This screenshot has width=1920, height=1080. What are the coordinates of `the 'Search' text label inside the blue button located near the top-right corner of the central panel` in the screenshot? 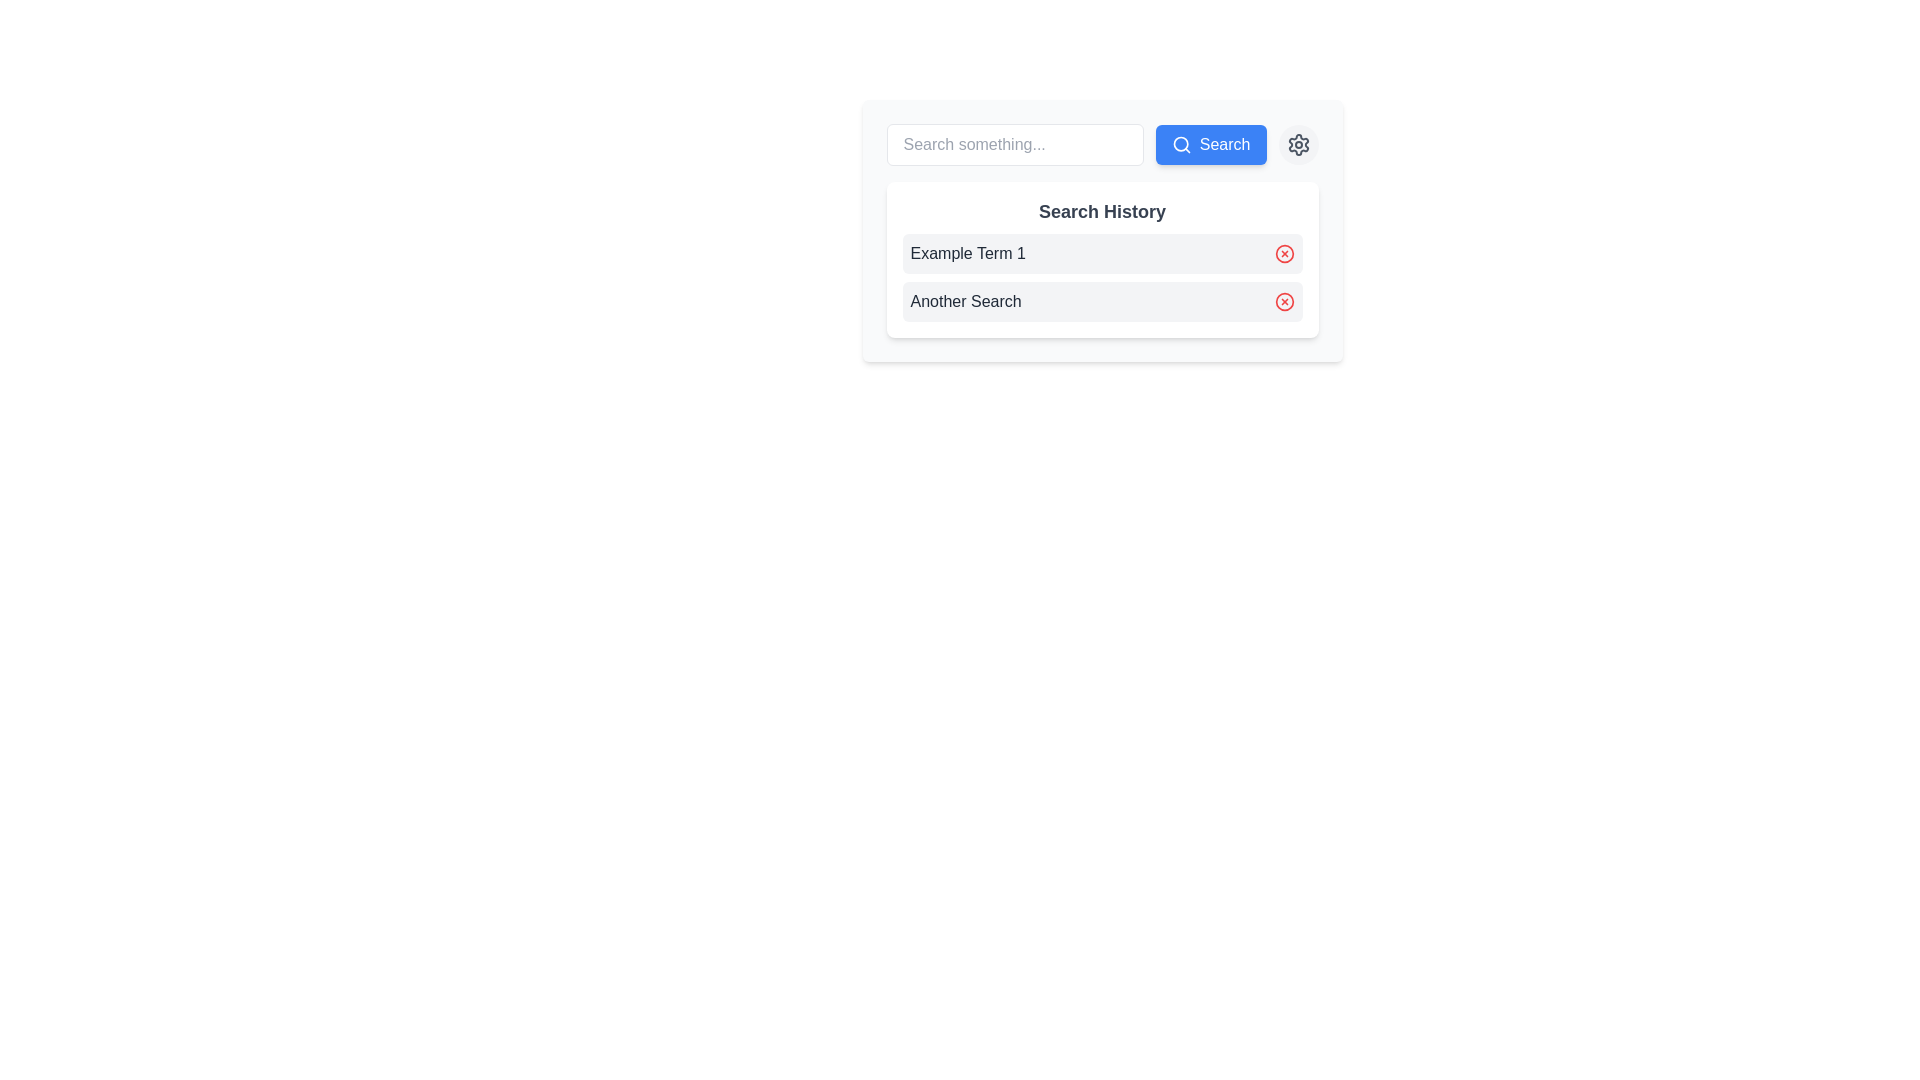 It's located at (1224, 144).